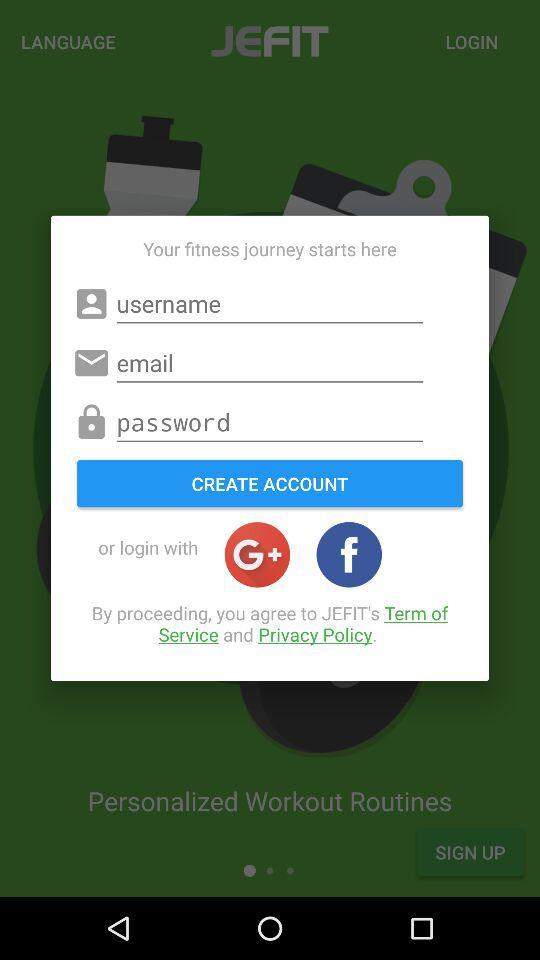 This screenshot has height=960, width=540. Describe the element at coordinates (348, 554) in the screenshot. I see `login with facebook` at that location.